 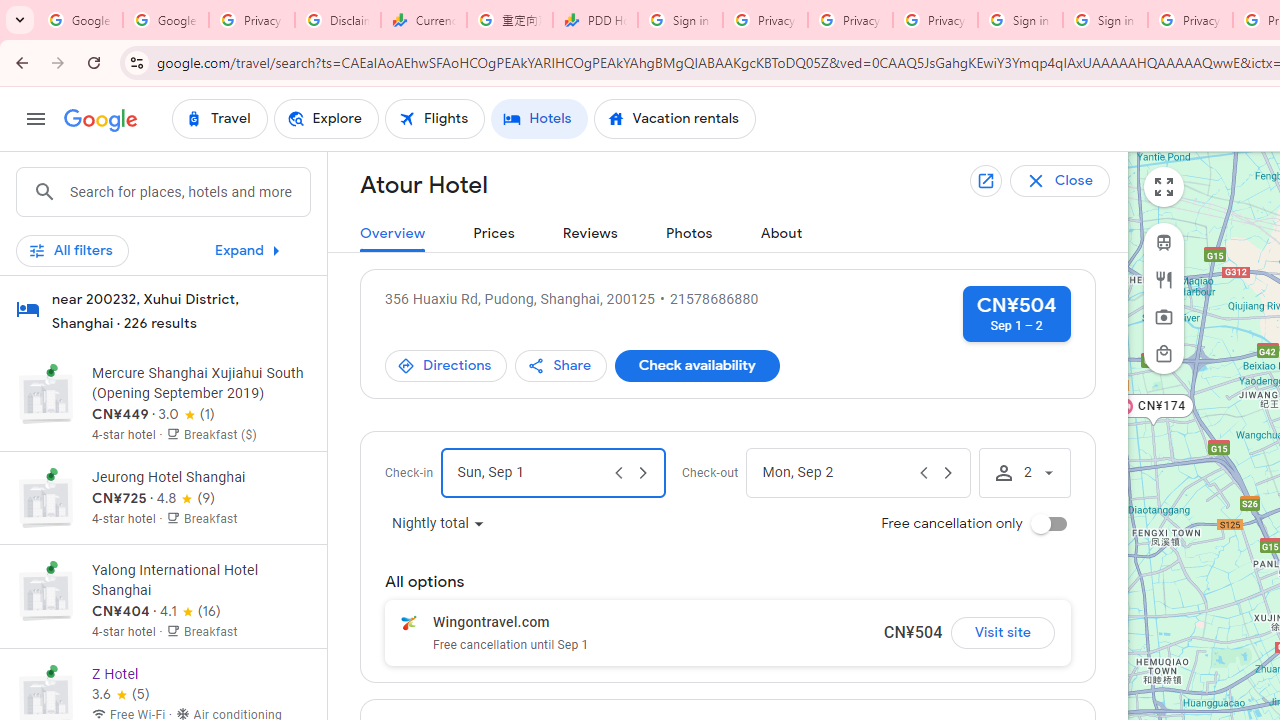 What do you see at coordinates (689, 233) in the screenshot?
I see `'Photos'` at bounding box center [689, 233].